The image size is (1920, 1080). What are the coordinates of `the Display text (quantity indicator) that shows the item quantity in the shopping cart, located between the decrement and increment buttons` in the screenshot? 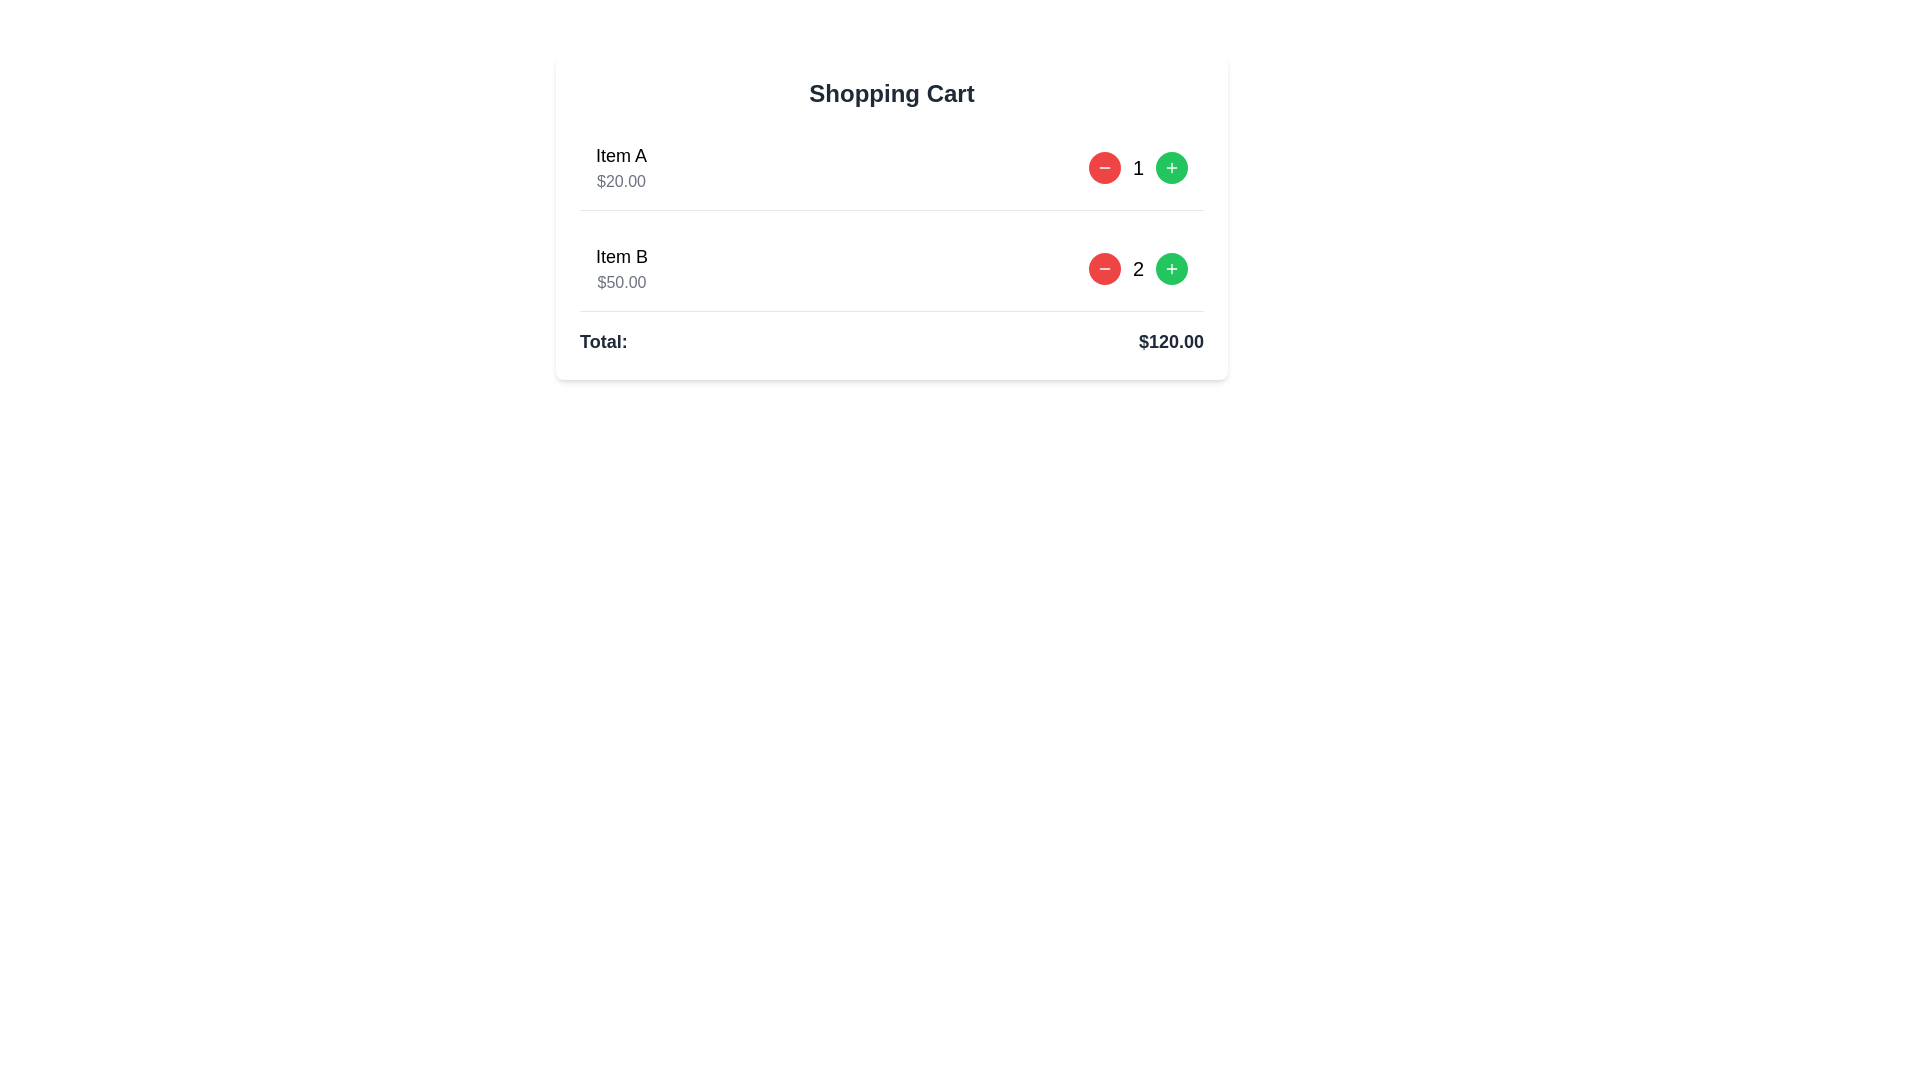 It's located at (1138, 268).